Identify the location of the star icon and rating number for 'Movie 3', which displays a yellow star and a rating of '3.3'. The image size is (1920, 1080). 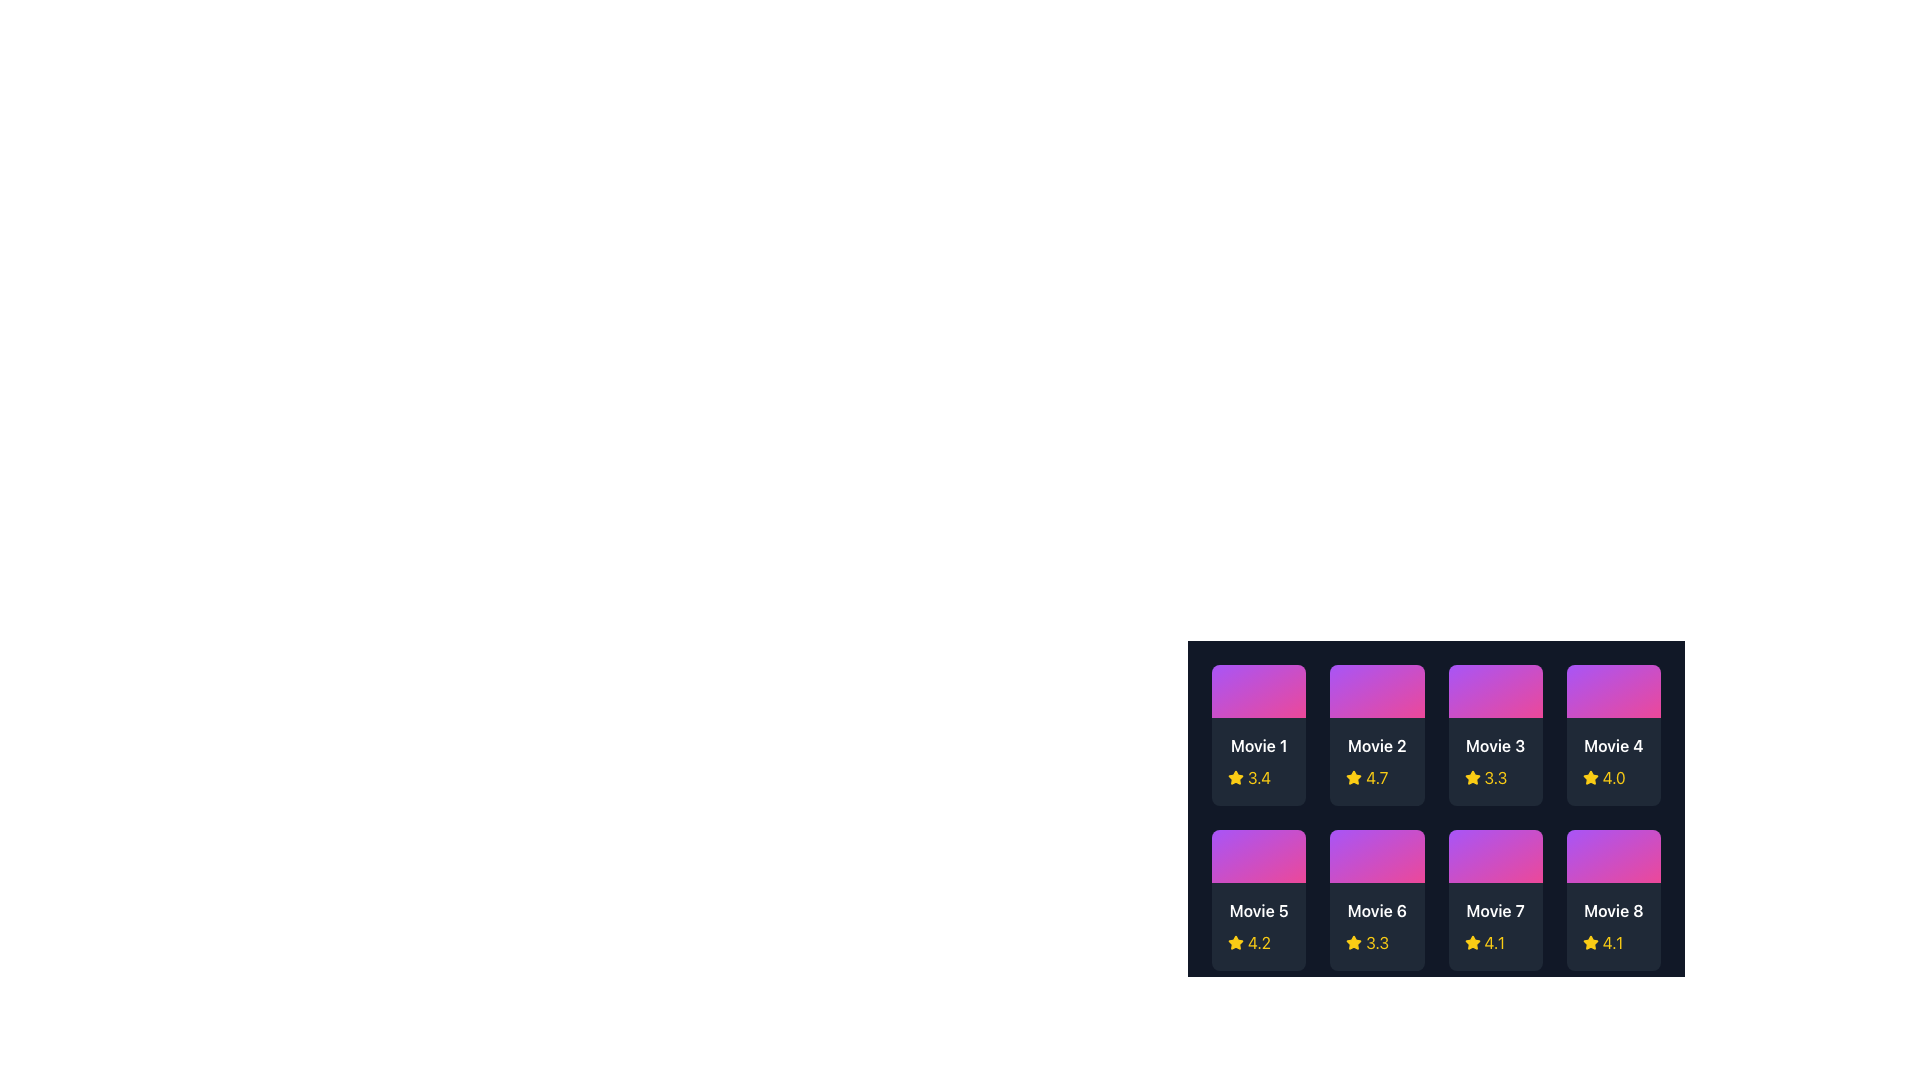
(1495, 777).